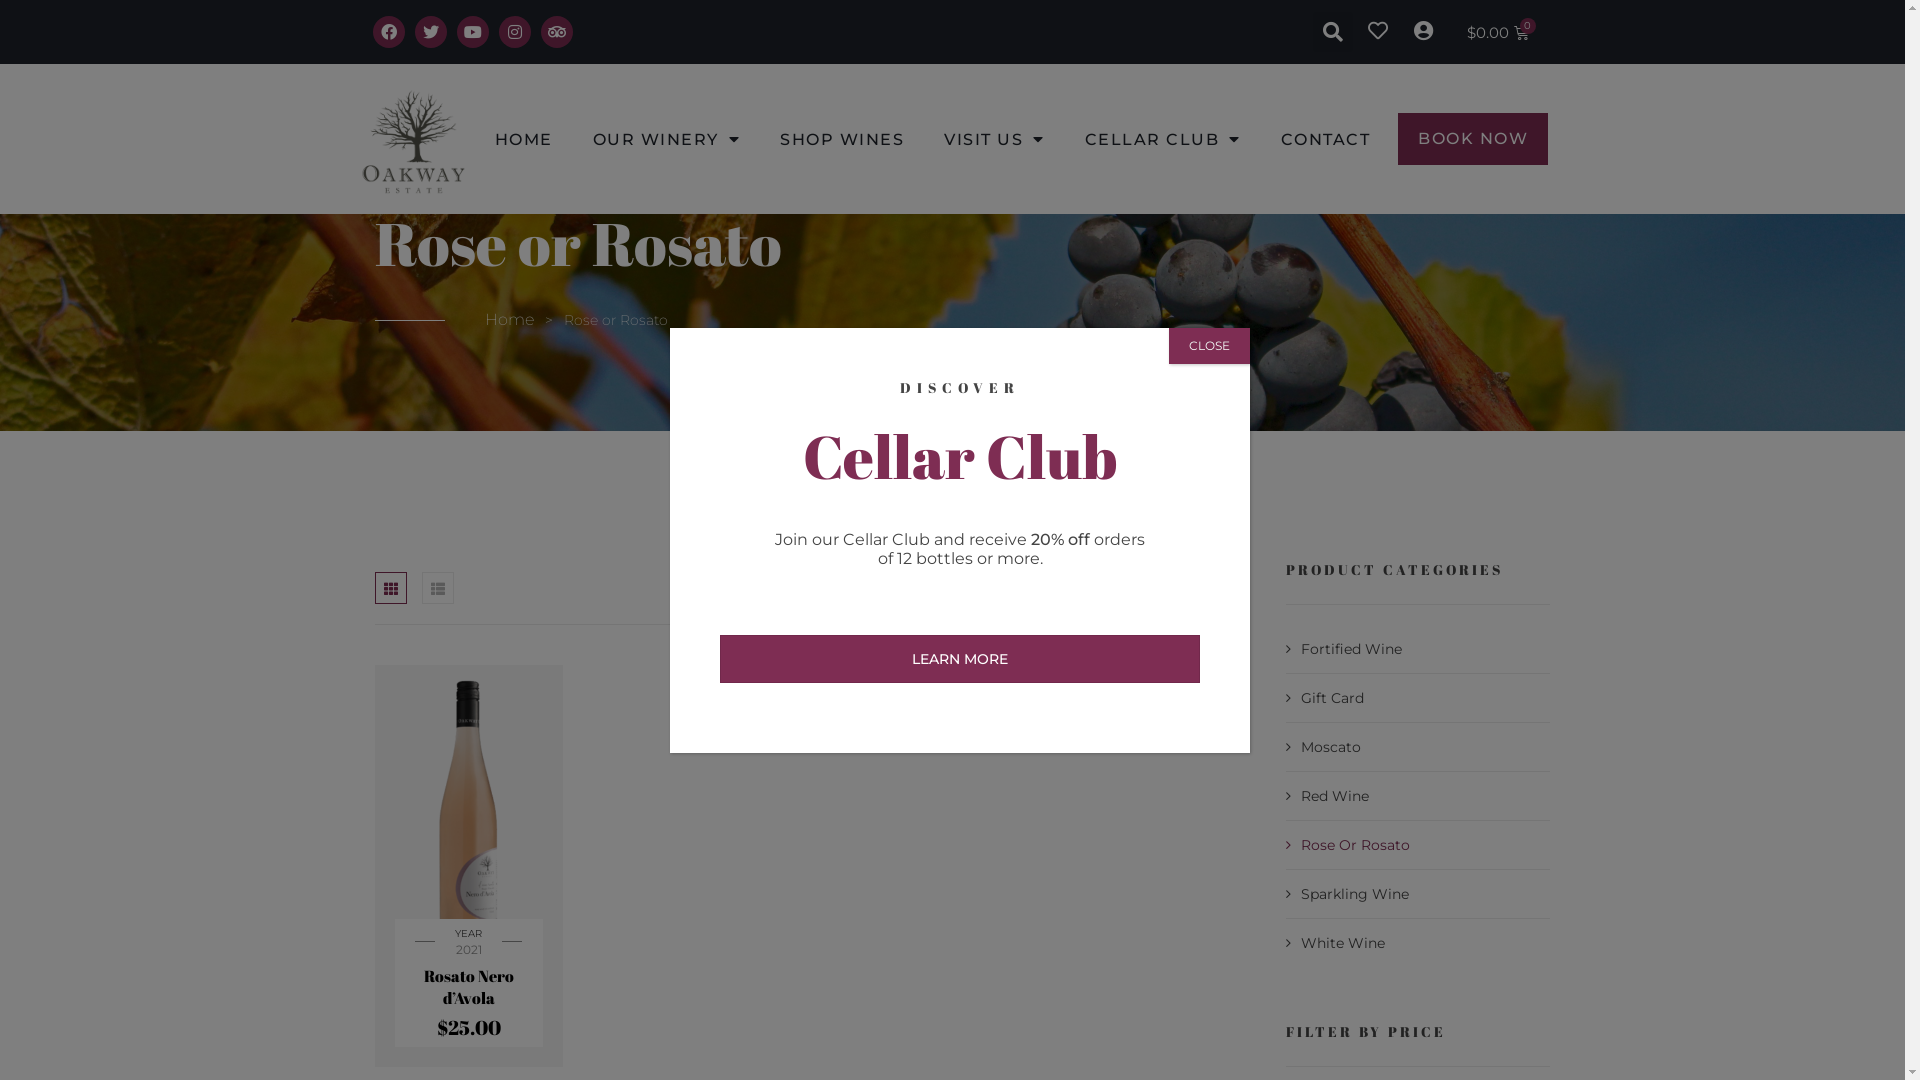 This screenshot has height=1080, width=1920. I want to click on 'CONTACT', so click(1325, 137).